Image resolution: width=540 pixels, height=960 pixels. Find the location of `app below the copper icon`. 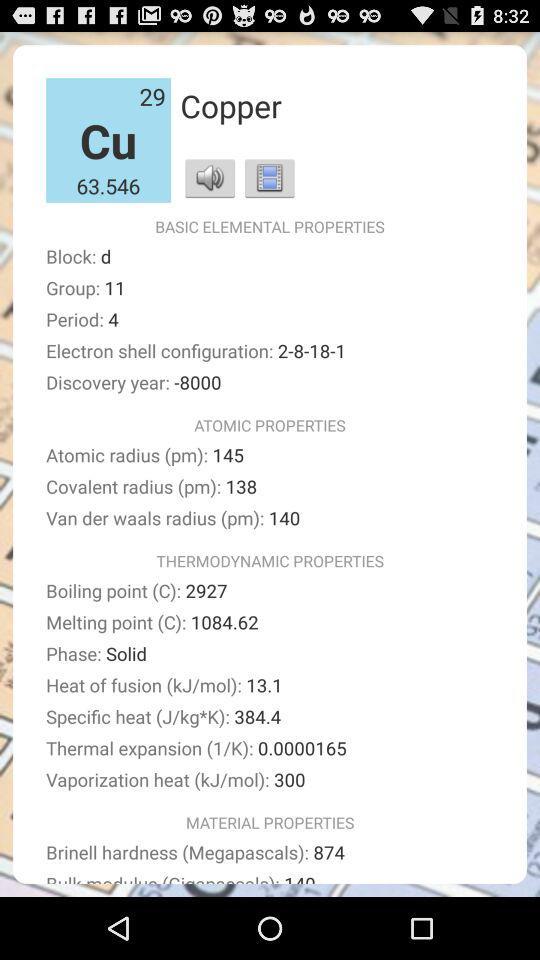

app below the copper icon is located at coordinates (209, 176).